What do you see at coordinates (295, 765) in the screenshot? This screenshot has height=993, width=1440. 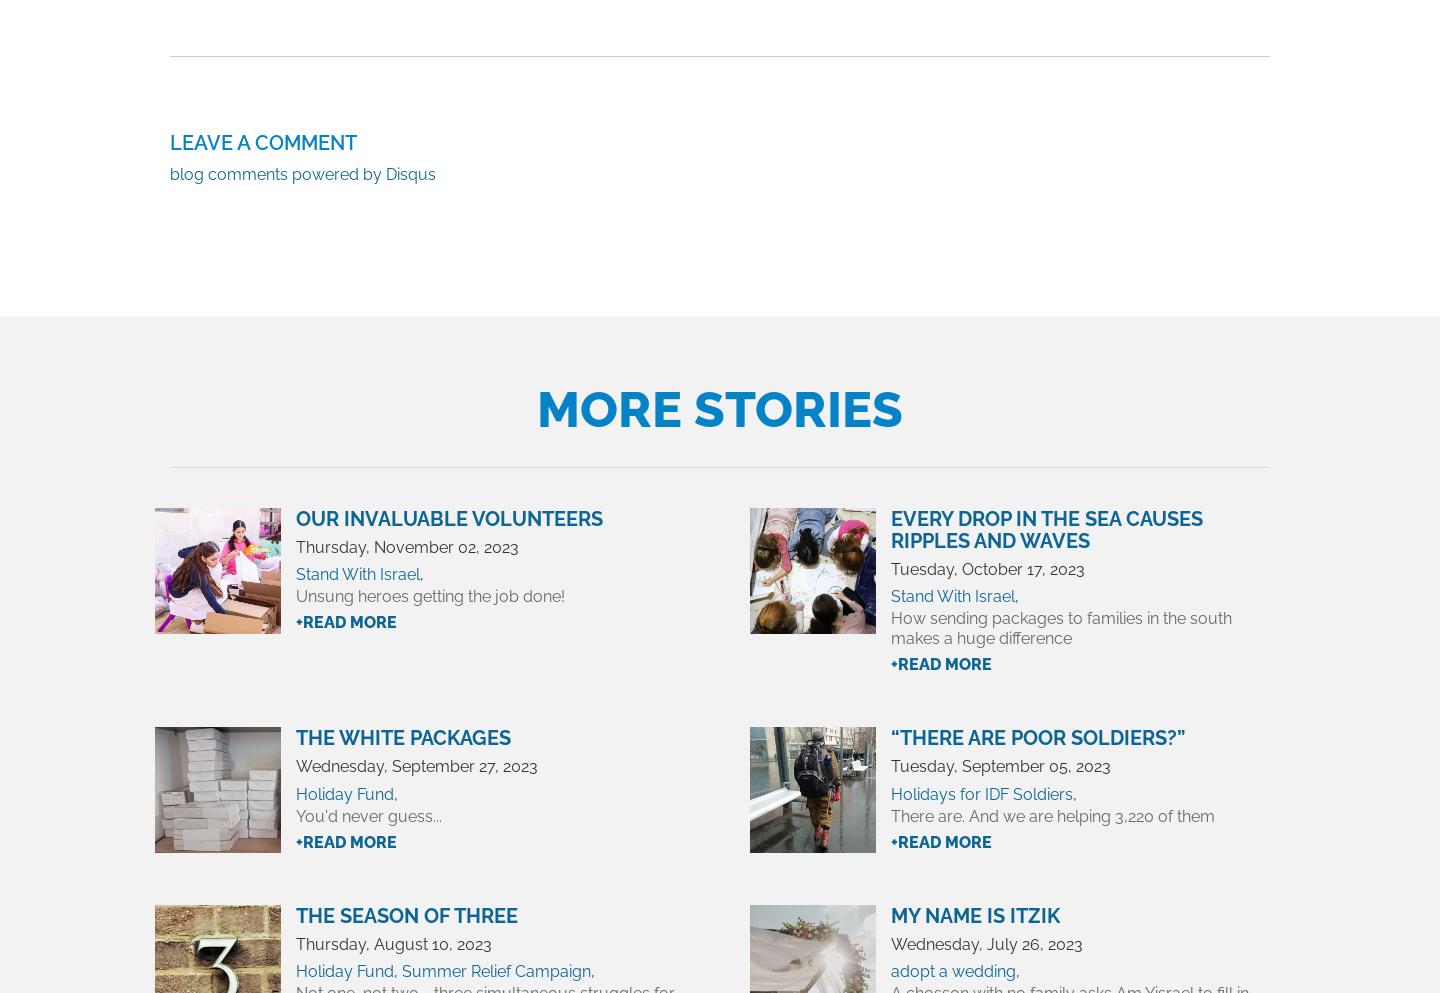 I see `'Wednesday, September 27, 2023'` at bounding box center [295, 765].